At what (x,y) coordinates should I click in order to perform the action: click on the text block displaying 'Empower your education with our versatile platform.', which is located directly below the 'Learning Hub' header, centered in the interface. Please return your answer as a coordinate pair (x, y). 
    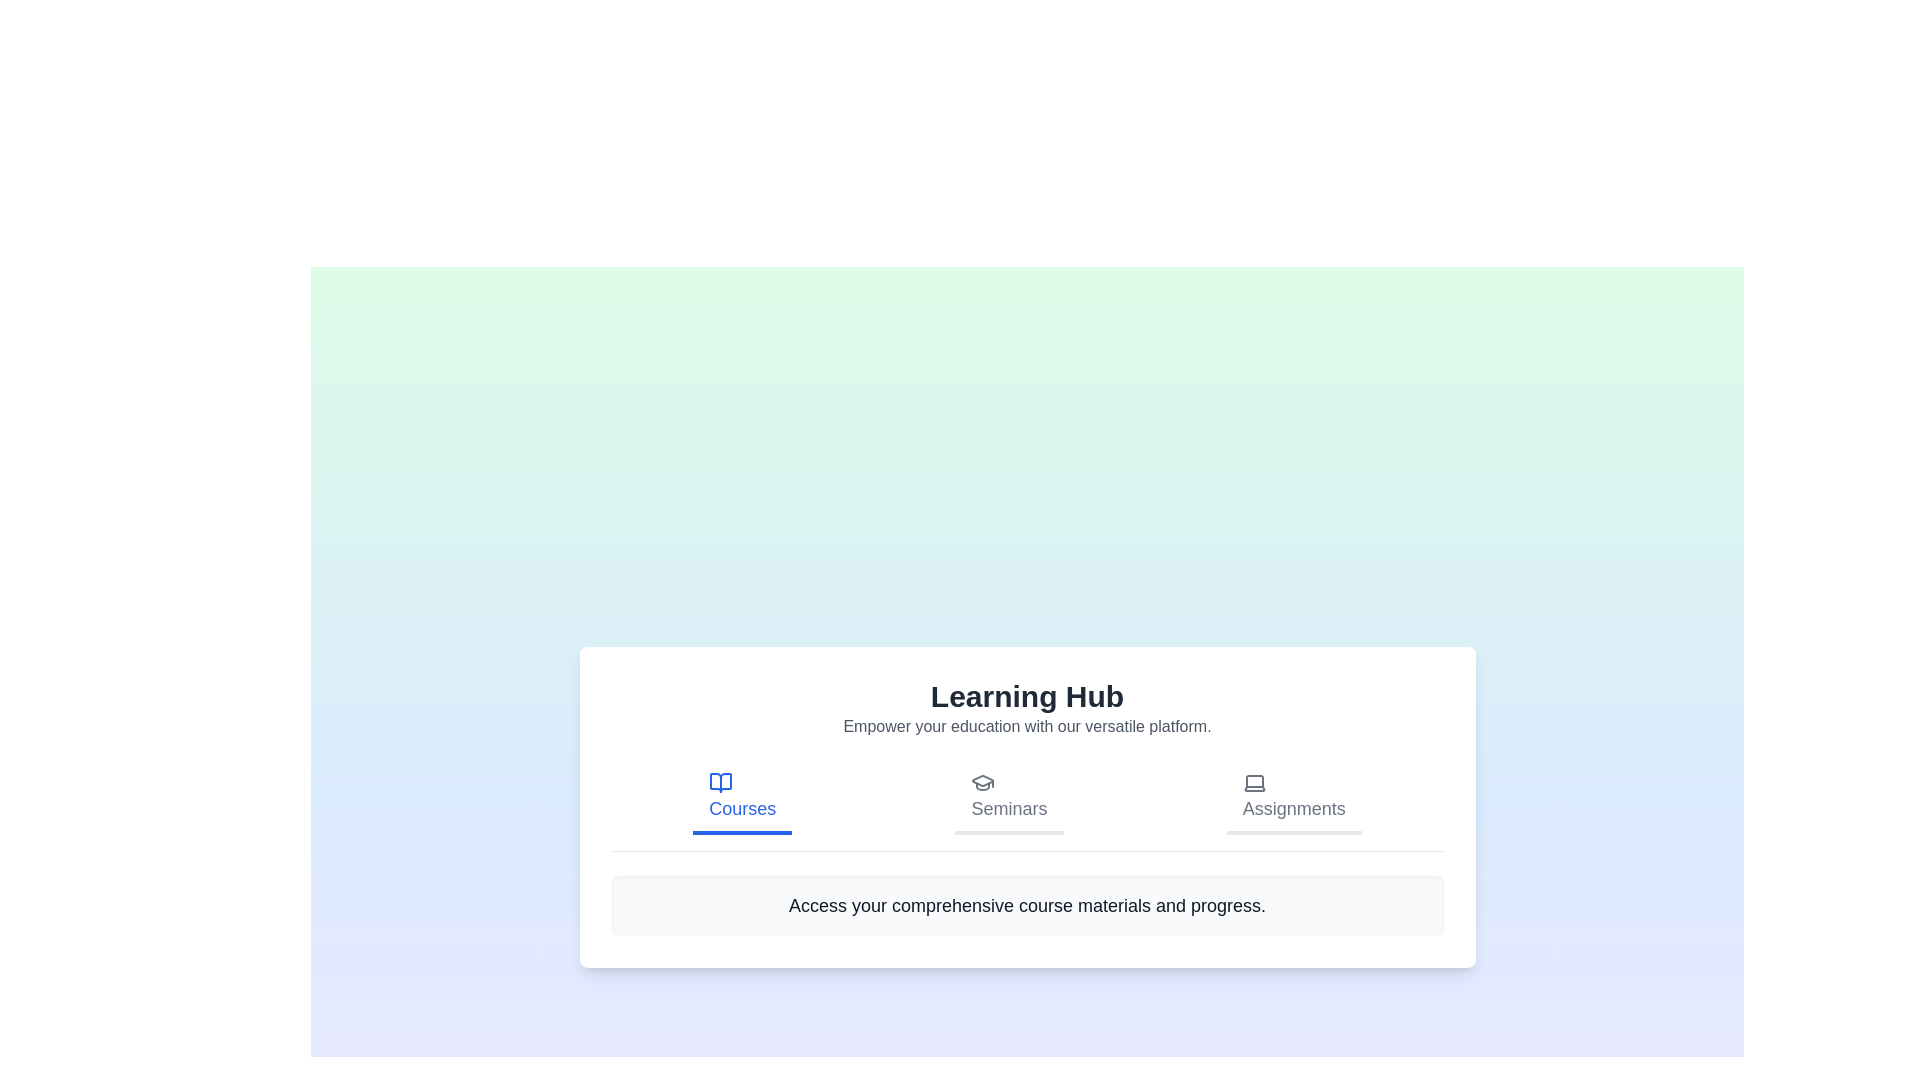
    Looking at the image, I should click on (1027, 726).